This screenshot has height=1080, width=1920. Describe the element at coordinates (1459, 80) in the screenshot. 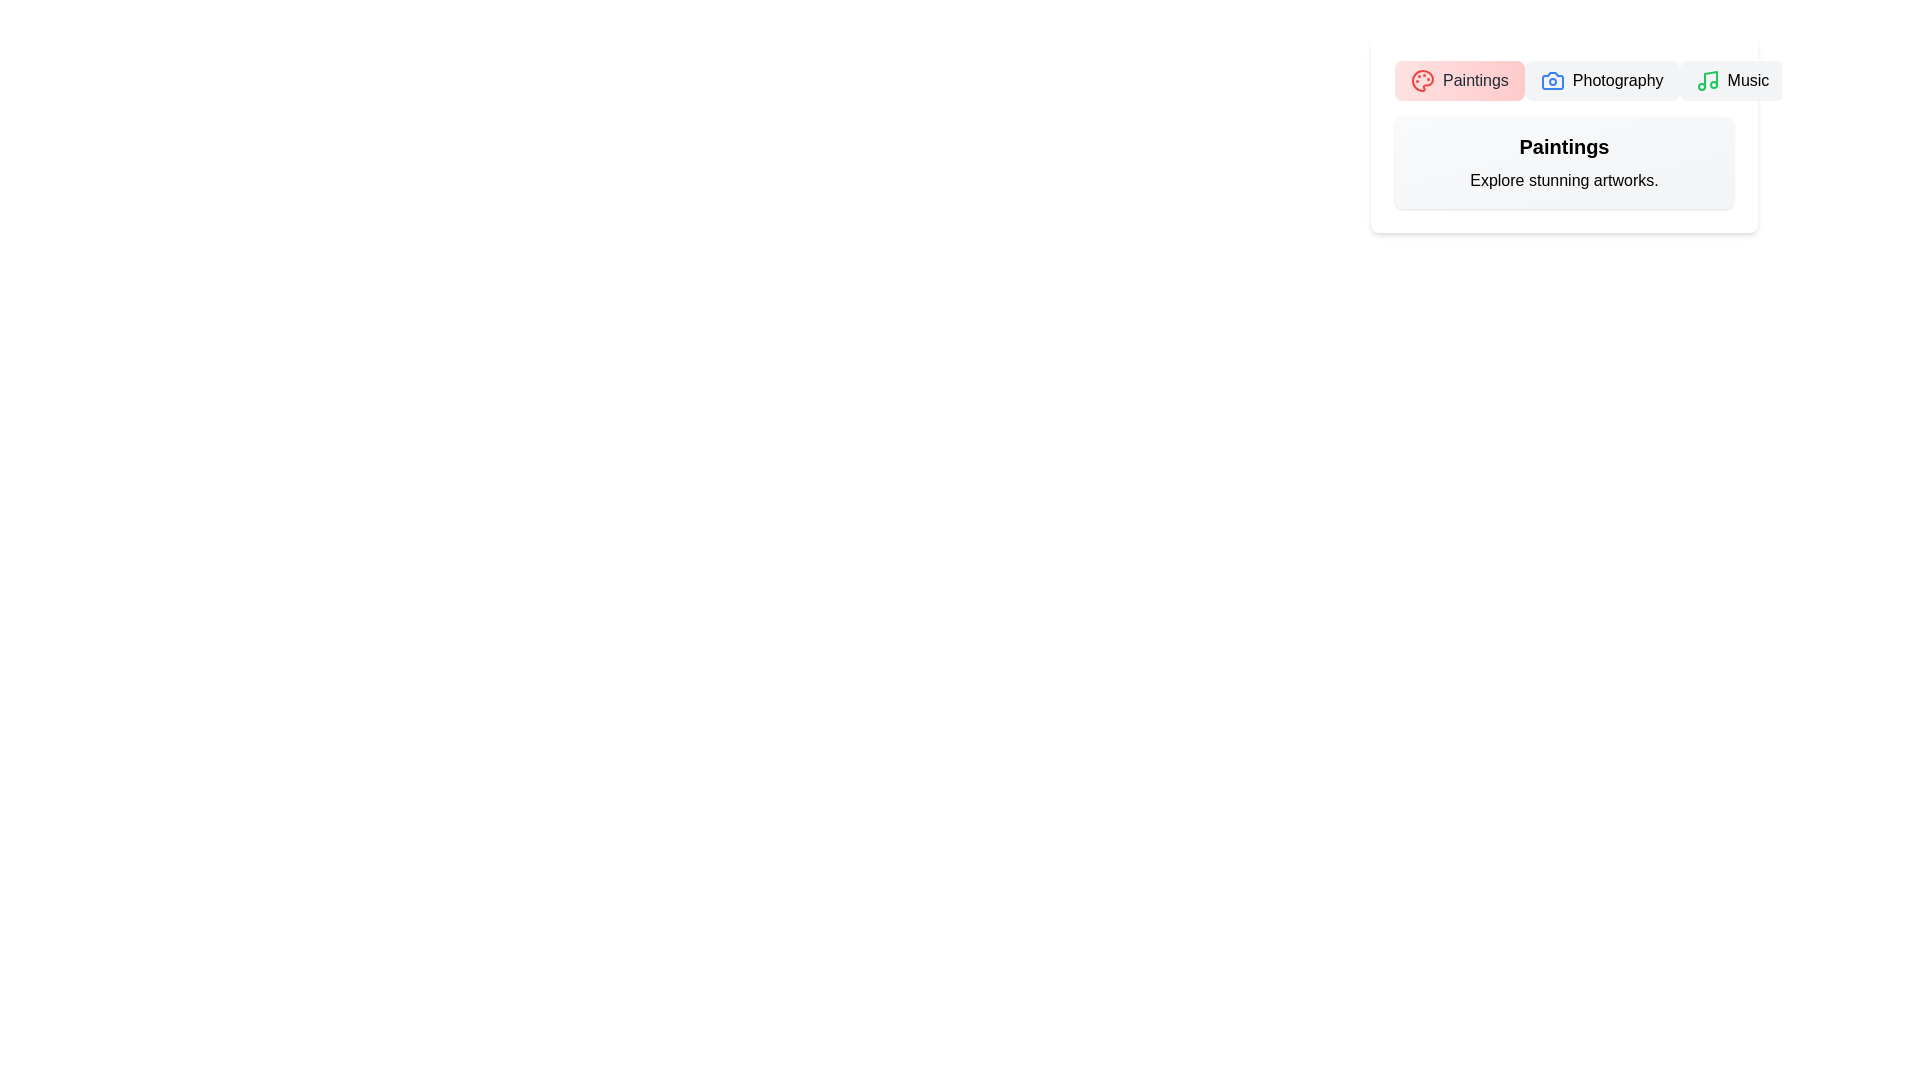

I see `the tab labeled Paintings to view its content` at that location.